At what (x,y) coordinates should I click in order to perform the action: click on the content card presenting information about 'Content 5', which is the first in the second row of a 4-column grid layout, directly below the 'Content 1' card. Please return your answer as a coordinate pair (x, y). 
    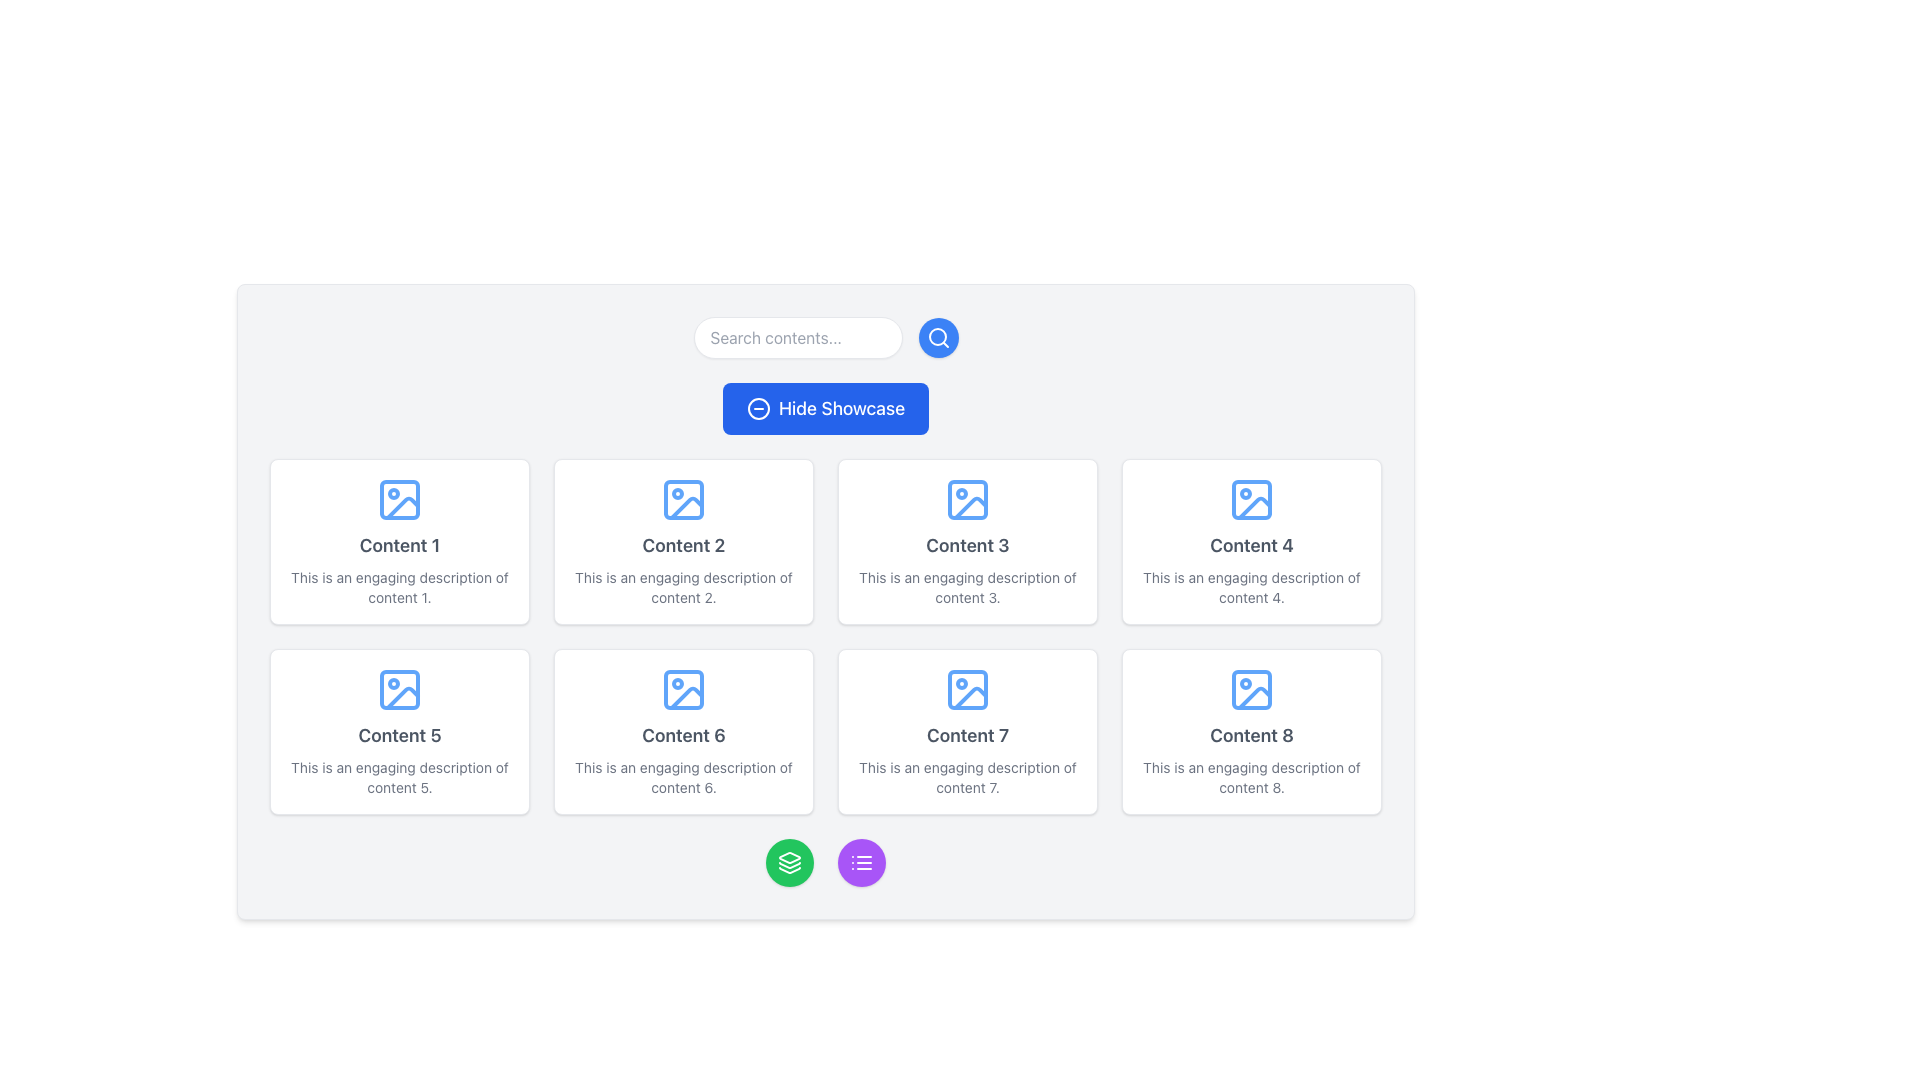
    Looking at the image, I should click on (399, 732).